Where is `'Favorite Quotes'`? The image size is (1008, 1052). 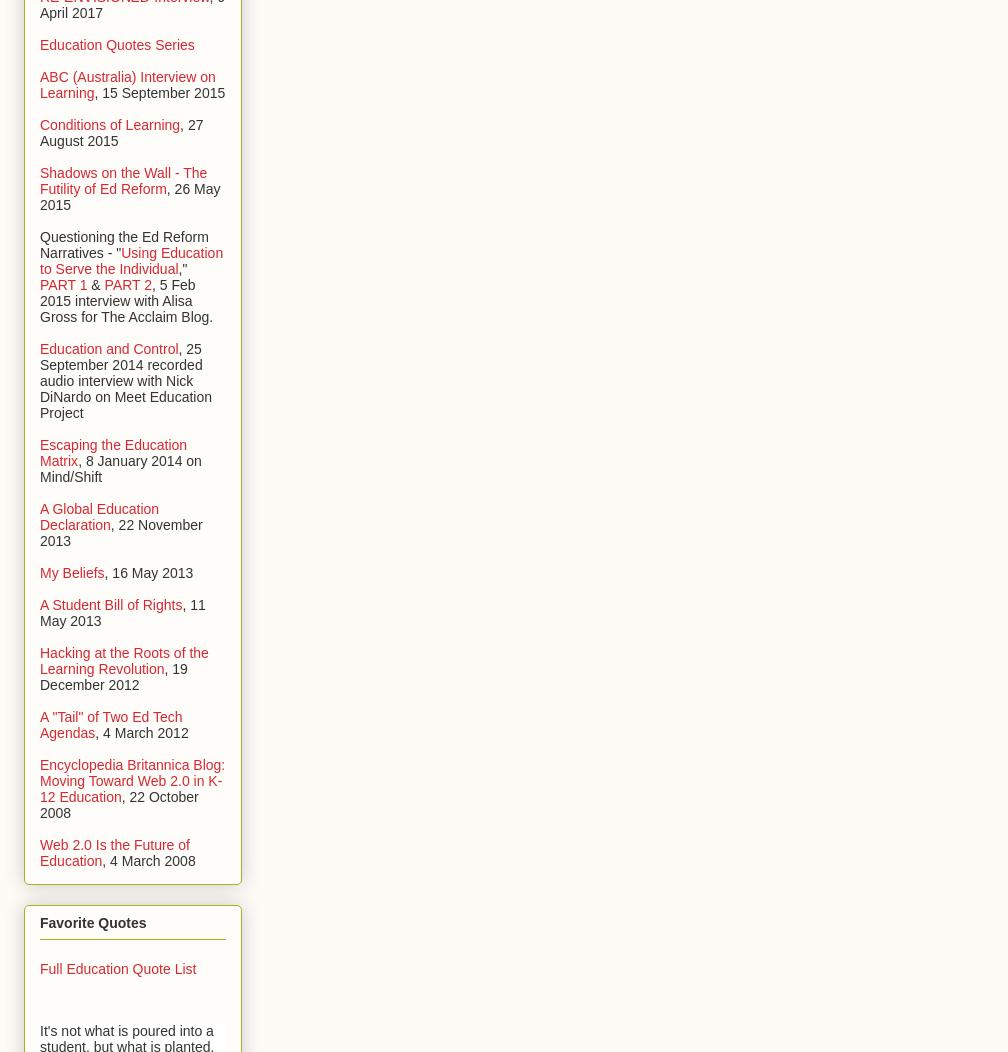
'Favorite Quotes' is located at coordinates (93, 920).